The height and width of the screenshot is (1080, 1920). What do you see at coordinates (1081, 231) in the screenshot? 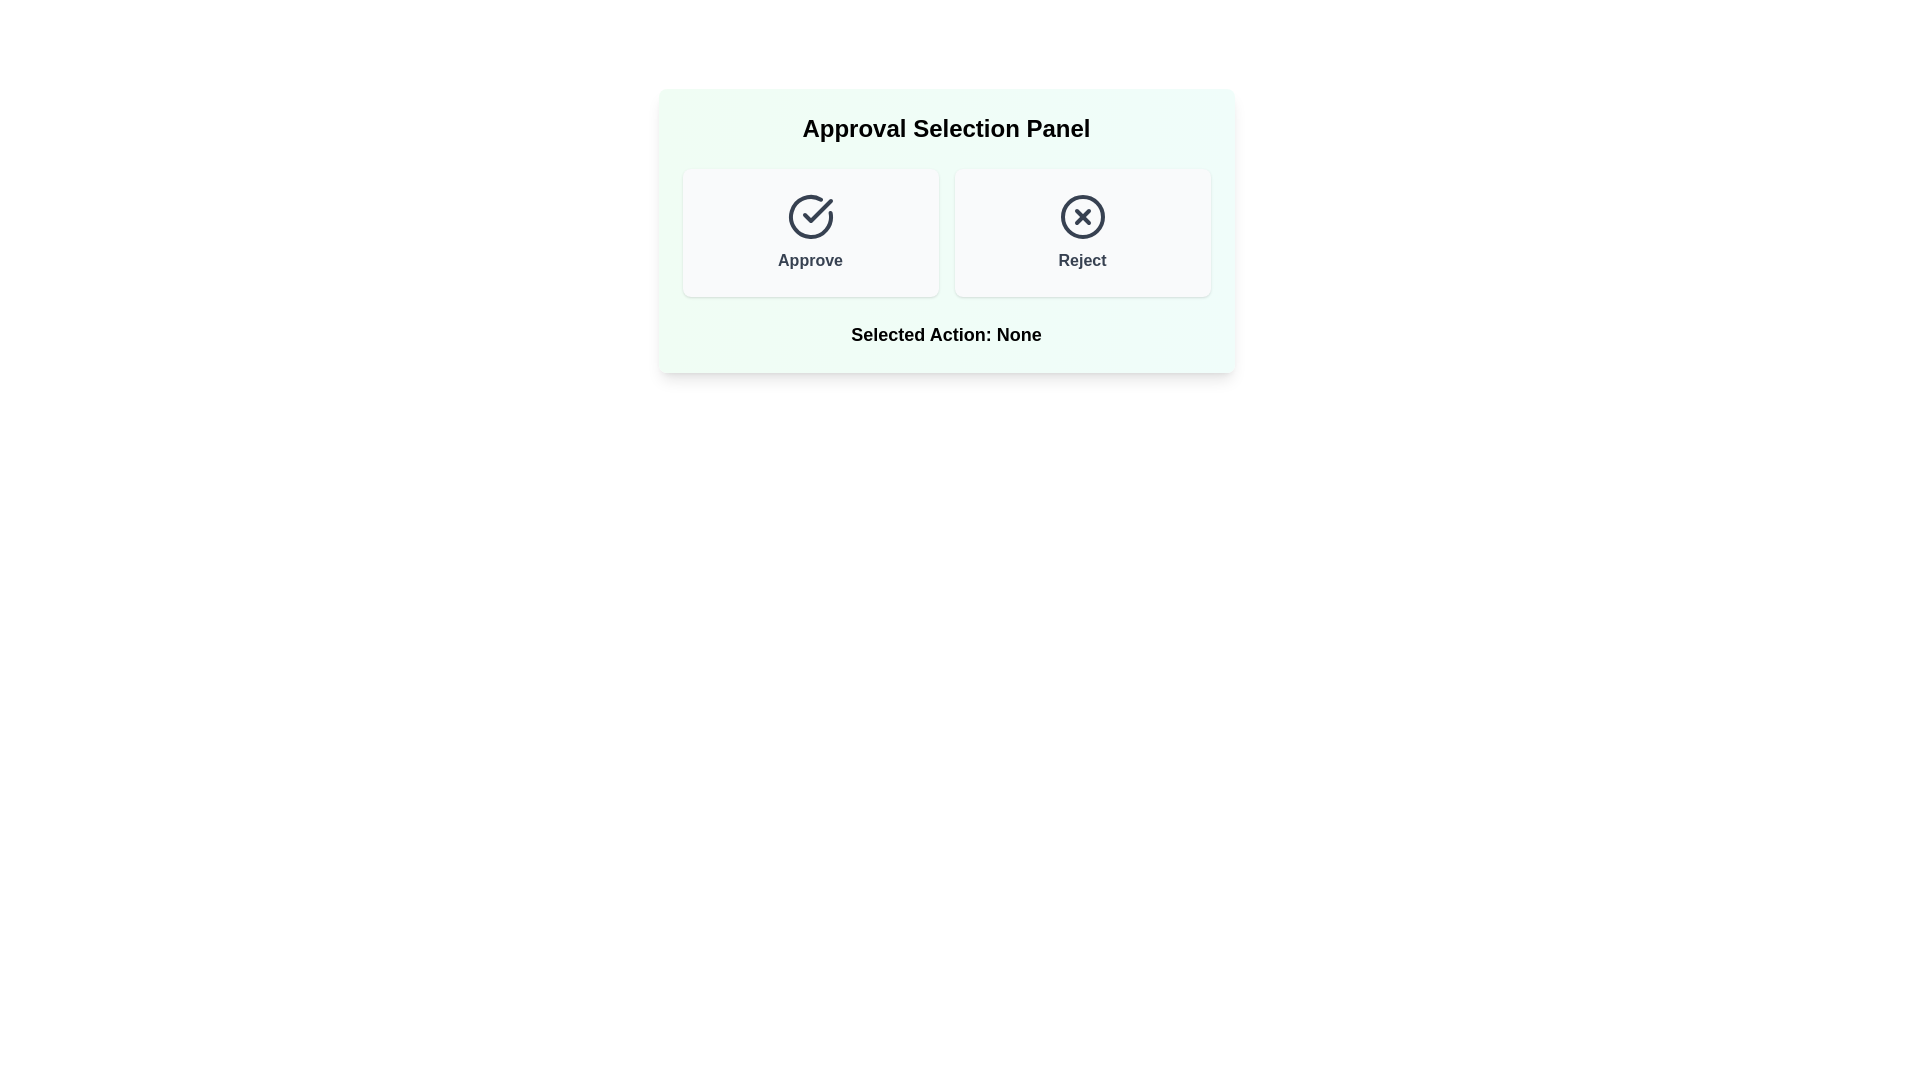
I see `'Reject' button to select rejection` at bounding box center [1081, 231].